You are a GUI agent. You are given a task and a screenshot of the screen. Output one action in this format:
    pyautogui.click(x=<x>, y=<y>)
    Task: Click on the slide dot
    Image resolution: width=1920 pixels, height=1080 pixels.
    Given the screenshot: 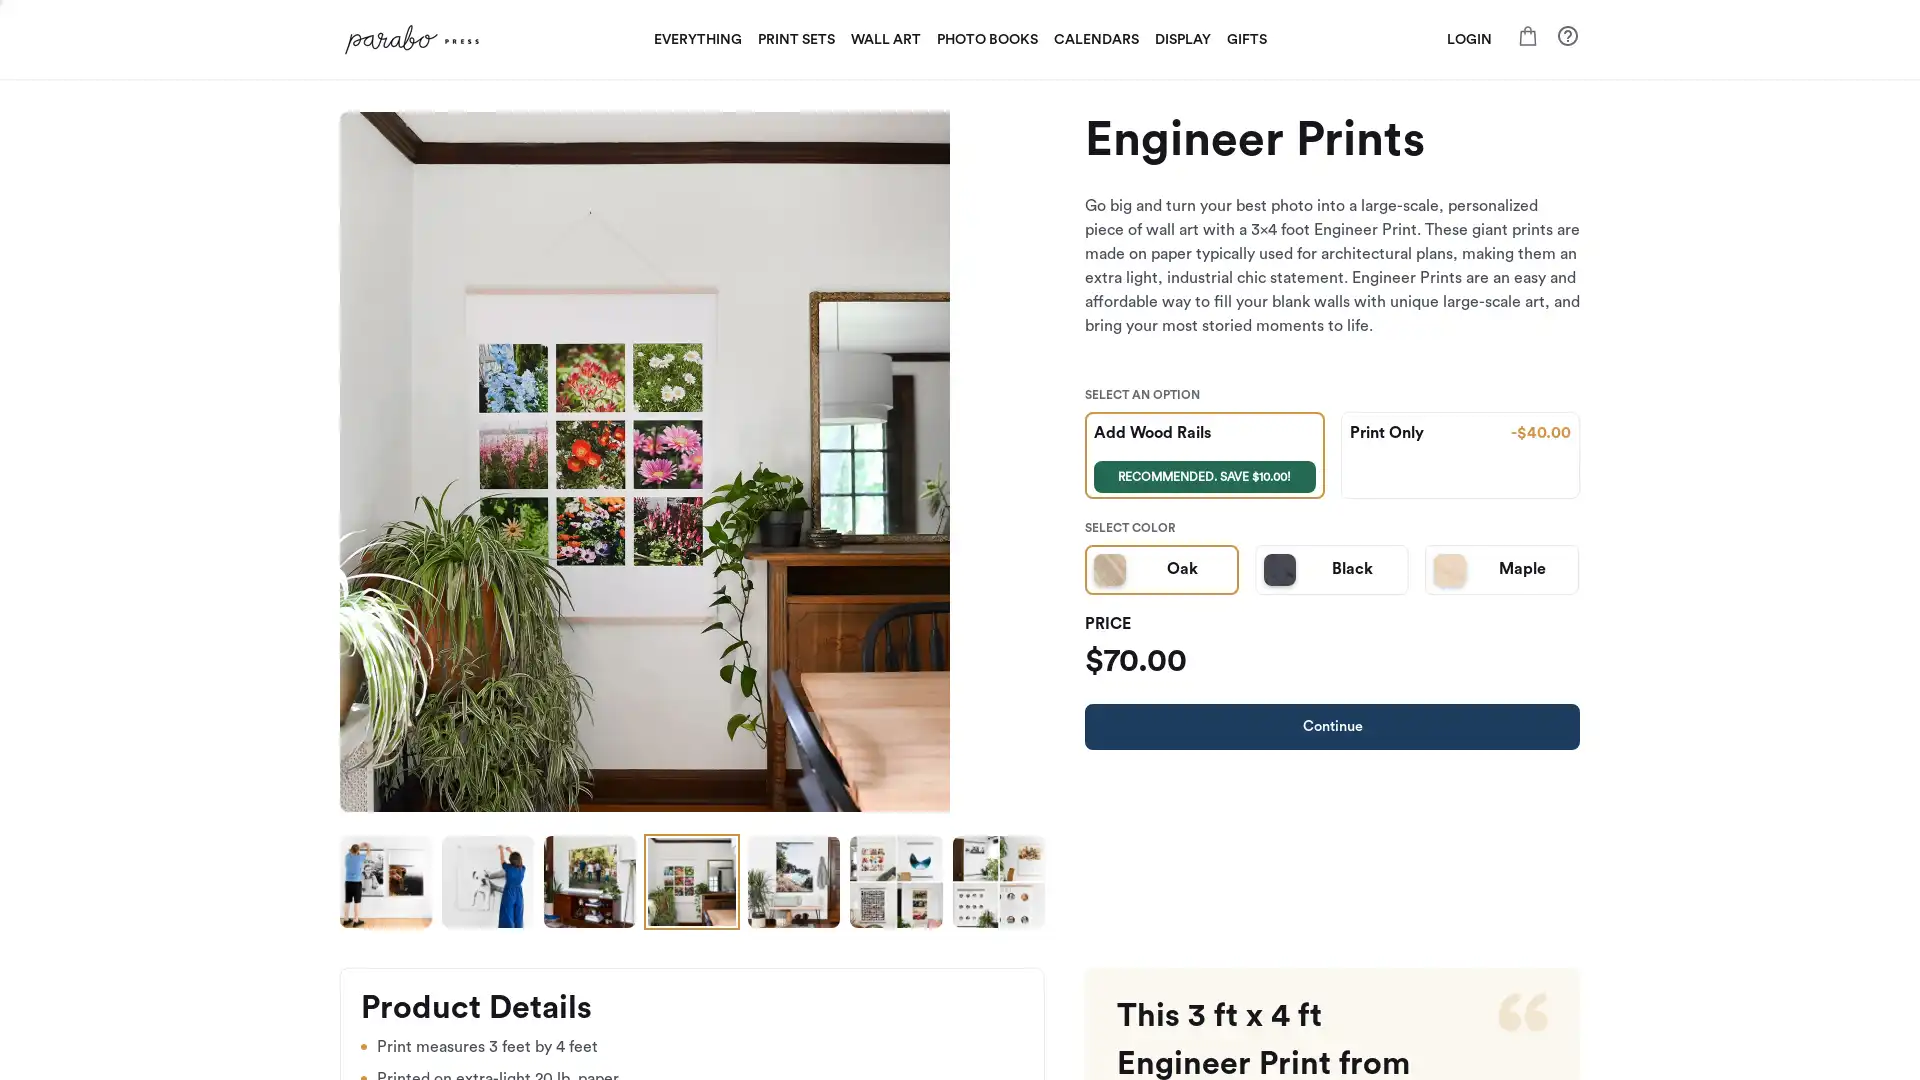 What is the action you would take?
    pyautogui.click(x=691, y=881)
    